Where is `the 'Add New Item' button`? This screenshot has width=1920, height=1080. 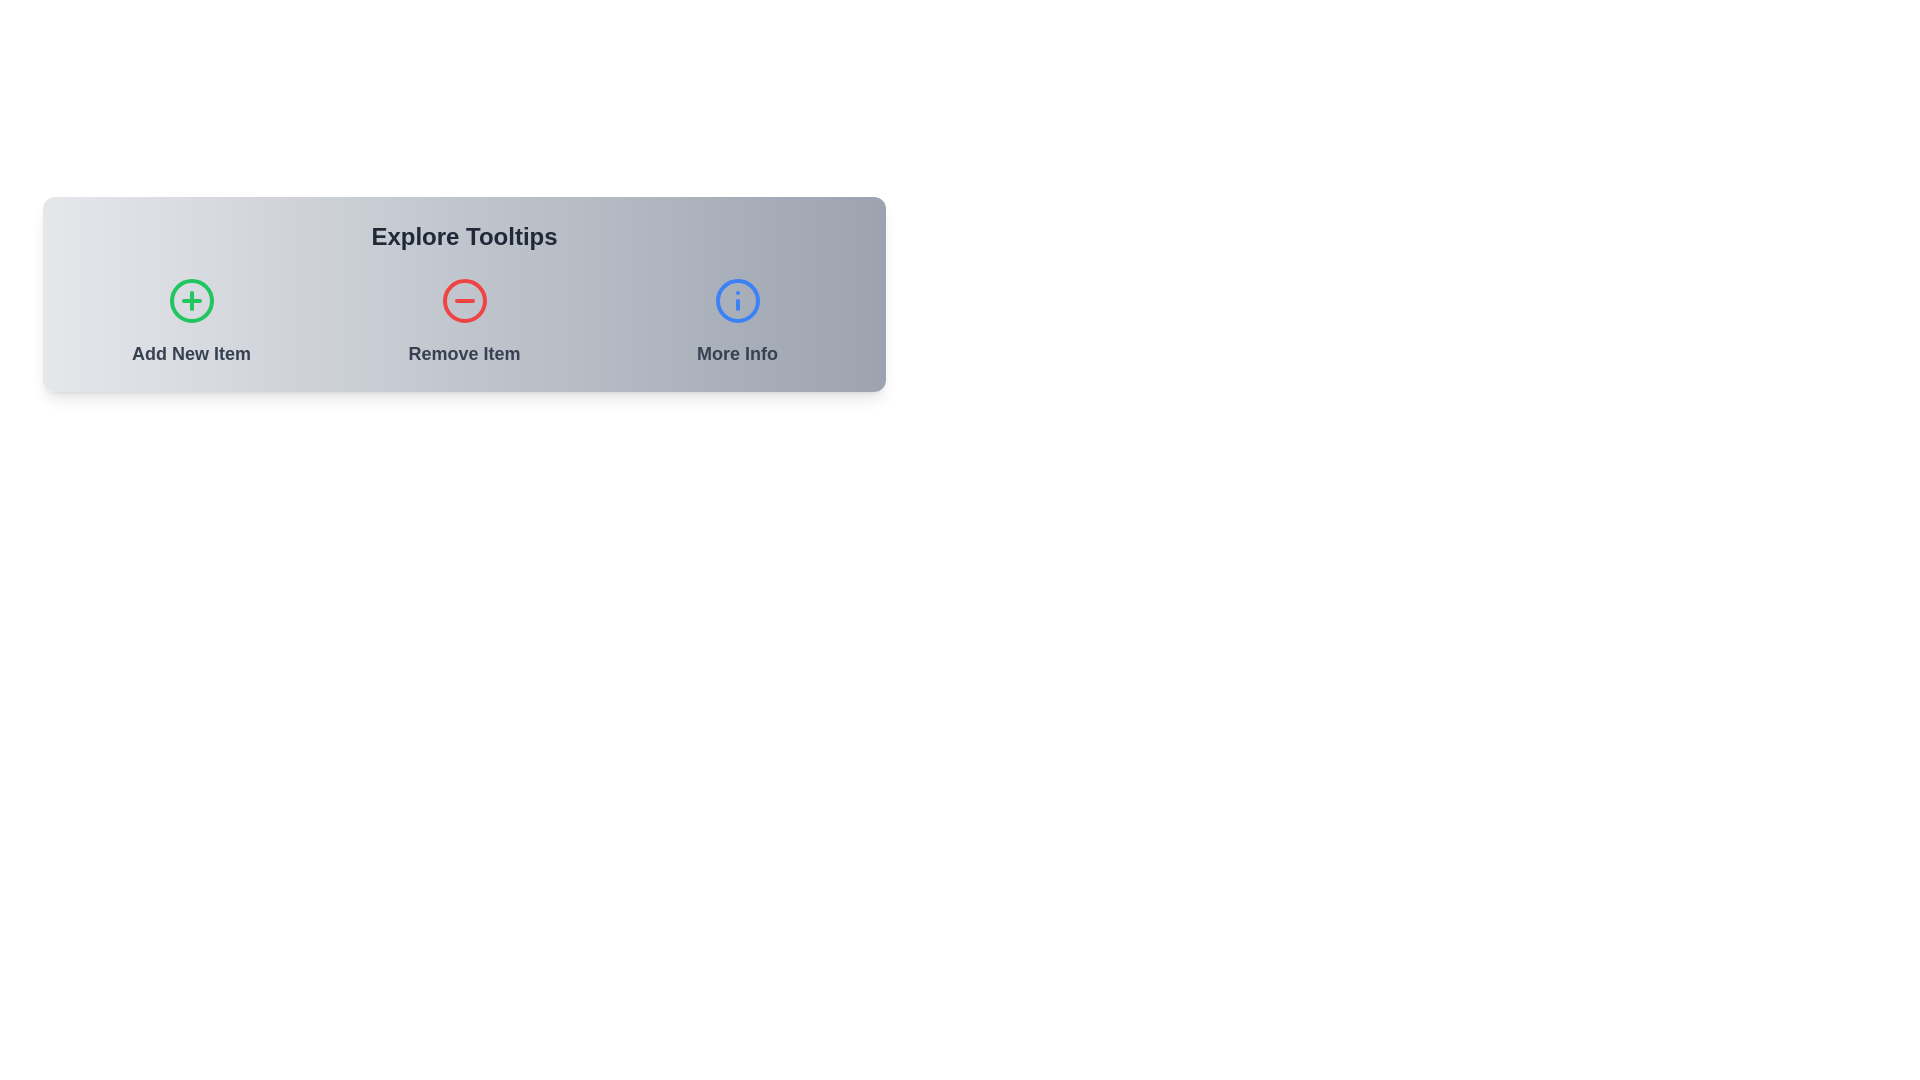 the 'Add New Item' button is located at coordinates (191, 300).